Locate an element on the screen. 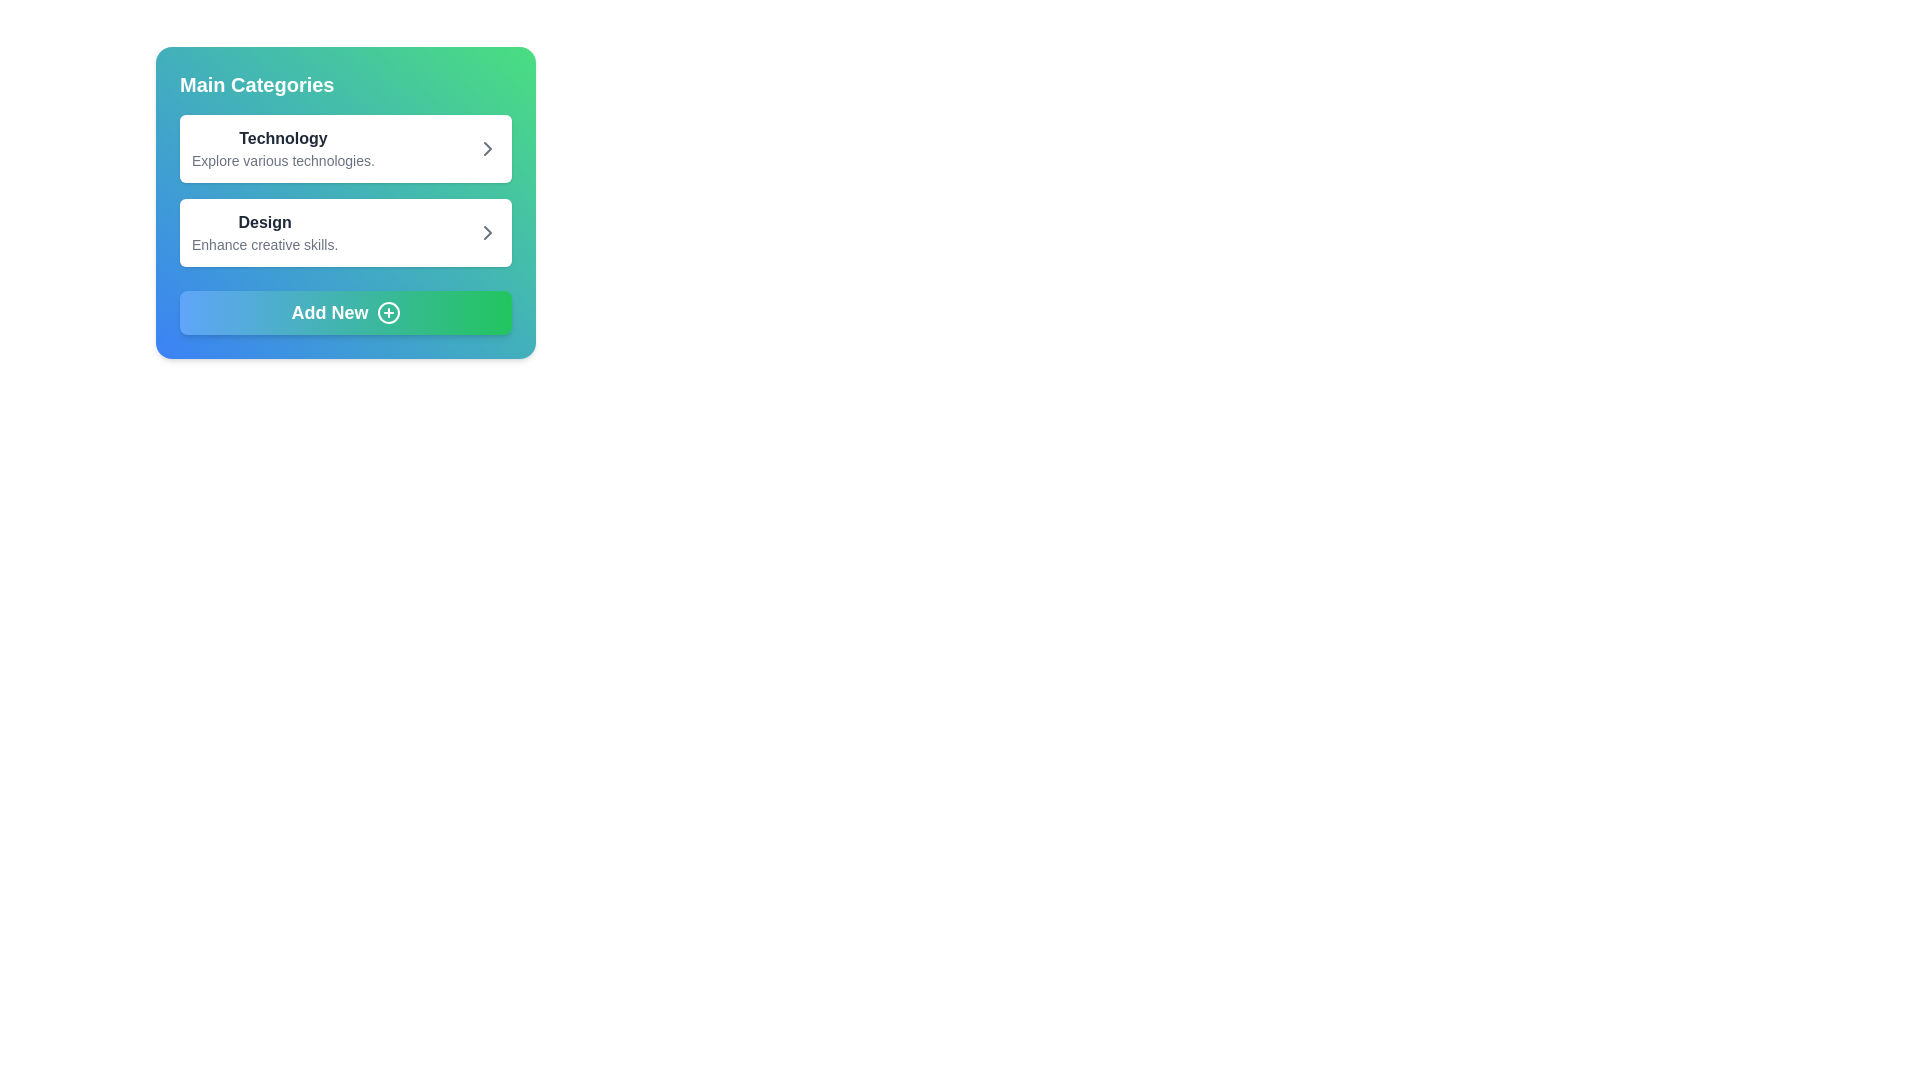 This screenshot has height=1080, width=1920. the text component displaying the phrase 'Explore various technologies.' located beneath the 'Technology' text within the card section under the 'Main Categories' heading is located at coordinates (282, 160).